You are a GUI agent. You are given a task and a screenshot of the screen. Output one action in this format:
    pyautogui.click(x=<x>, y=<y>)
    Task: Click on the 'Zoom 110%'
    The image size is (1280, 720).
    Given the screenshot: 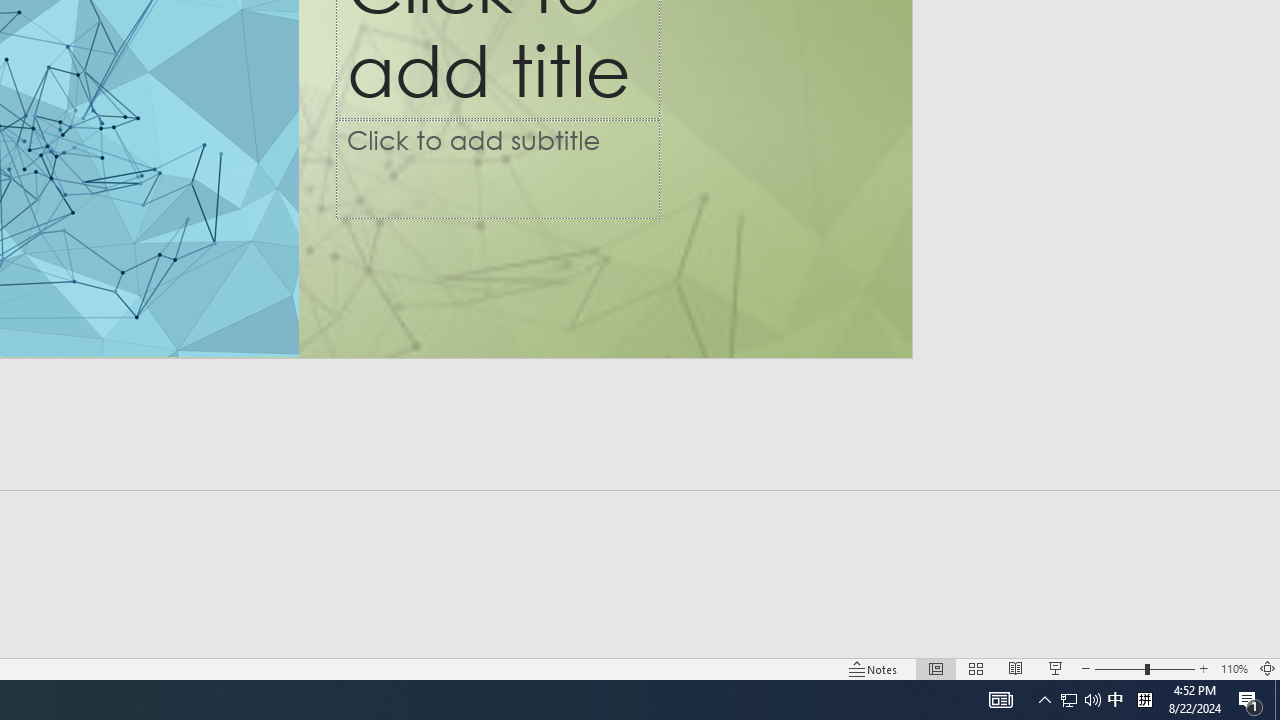 What is the action you would take?
    pyautogui.click(x=1233, y=669)
    